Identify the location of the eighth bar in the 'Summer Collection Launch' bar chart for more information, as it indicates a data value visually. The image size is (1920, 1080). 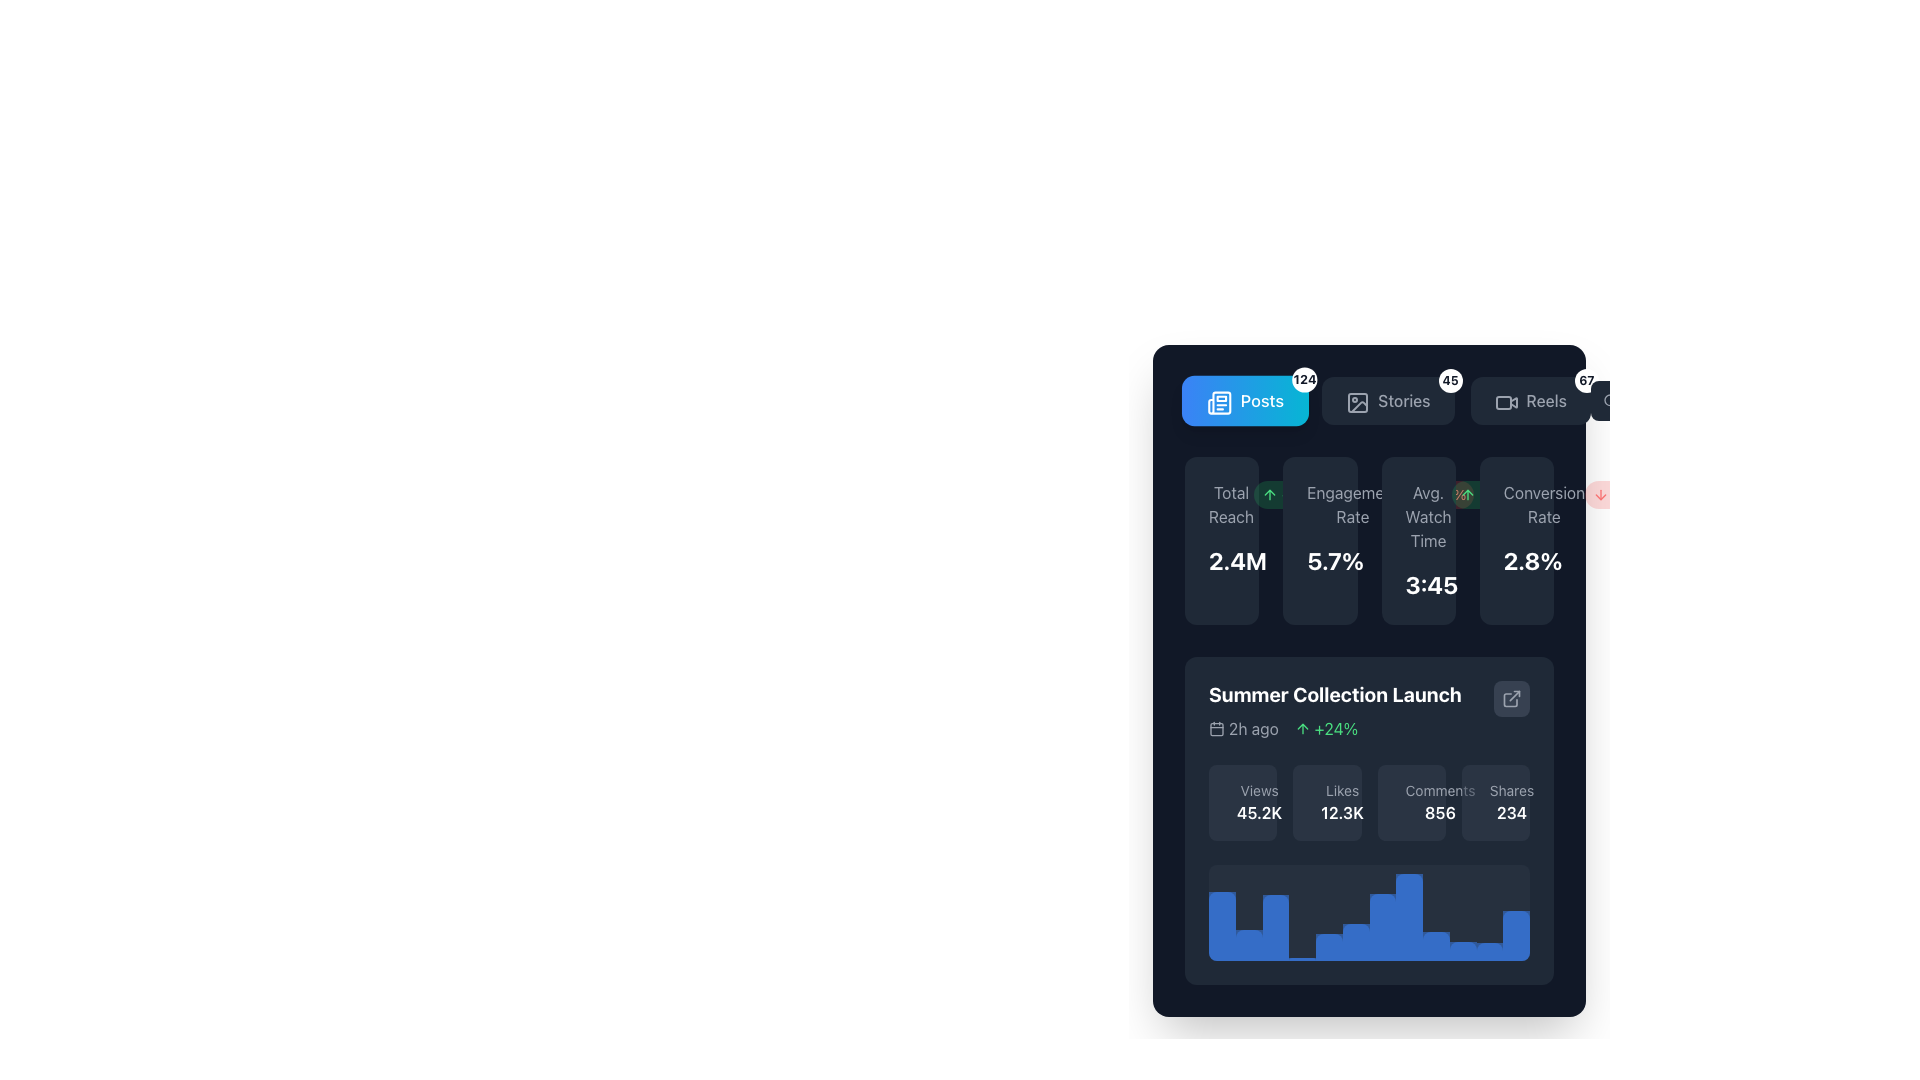
(1408, 917).